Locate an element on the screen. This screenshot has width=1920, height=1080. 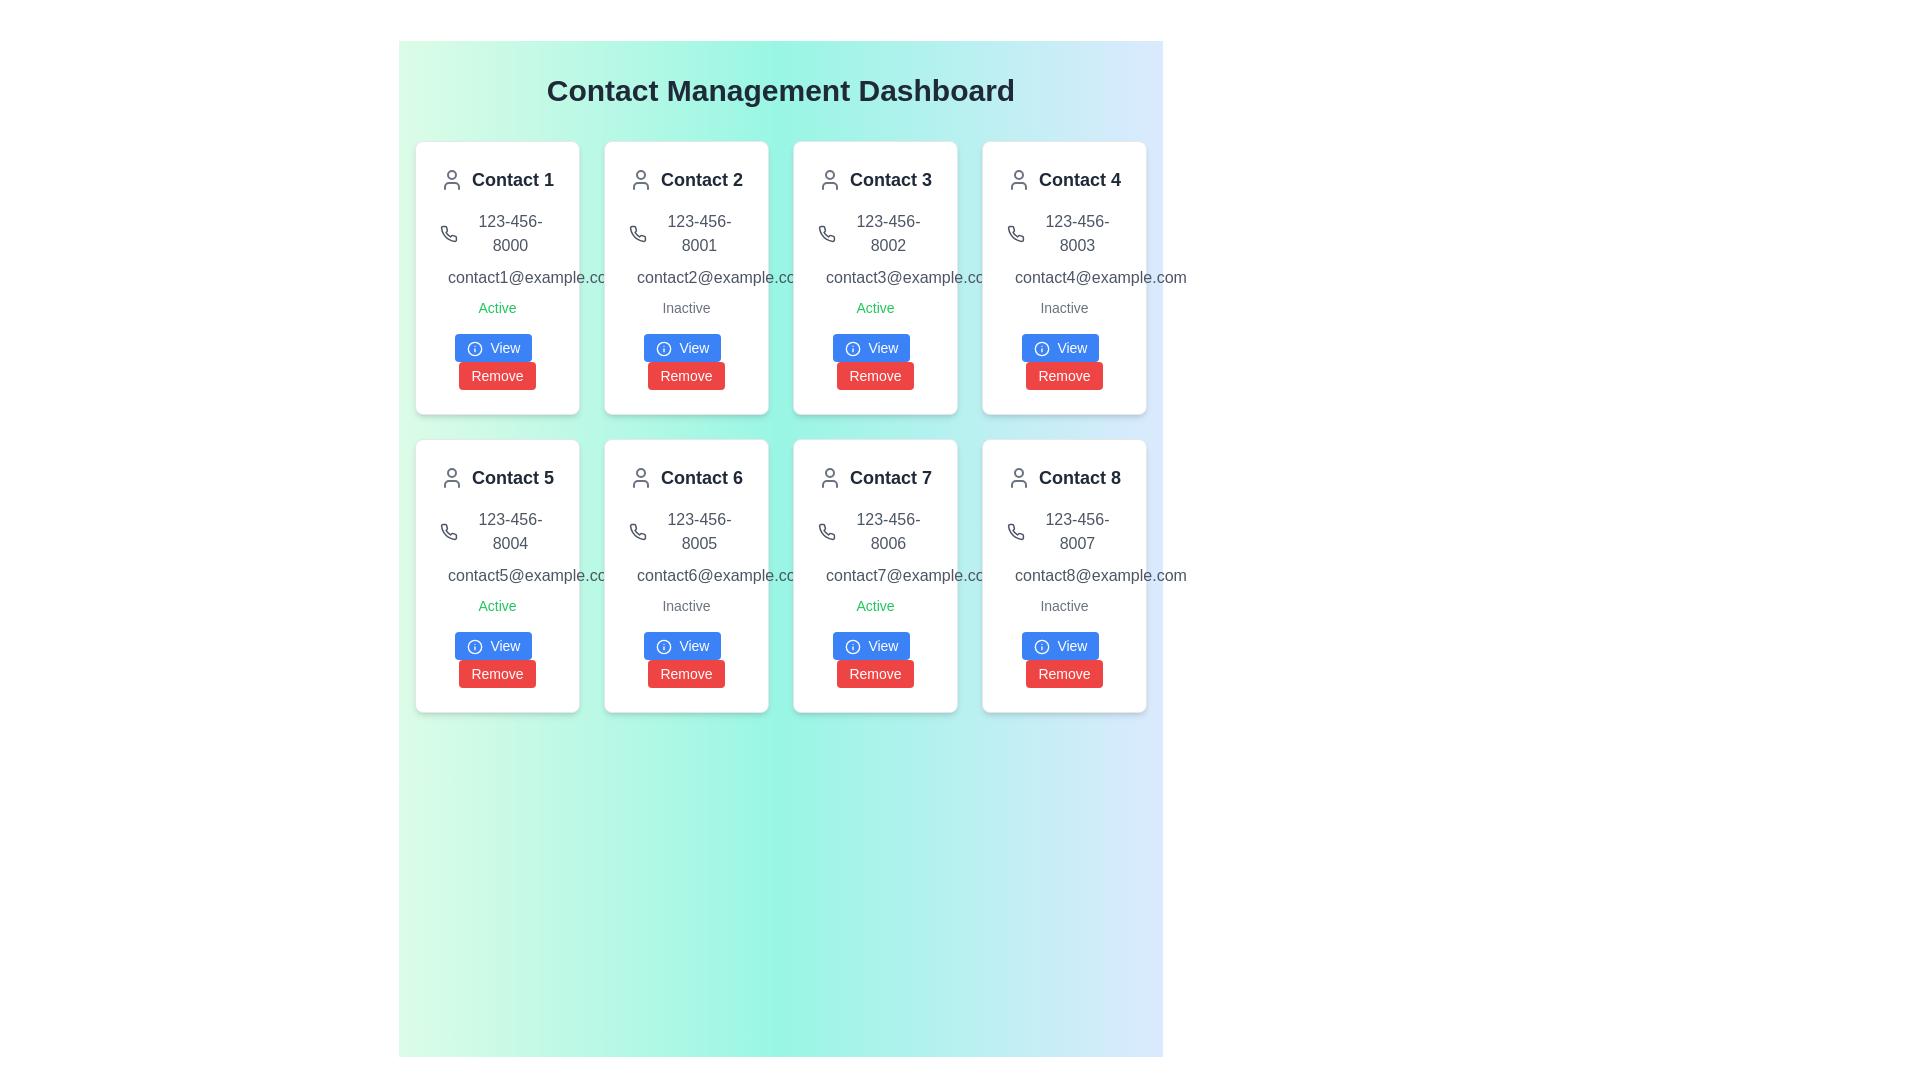
phone number displayed in the contact card for 'Contact 5', located below the name and above the email address is located at coordinates (497, 531).